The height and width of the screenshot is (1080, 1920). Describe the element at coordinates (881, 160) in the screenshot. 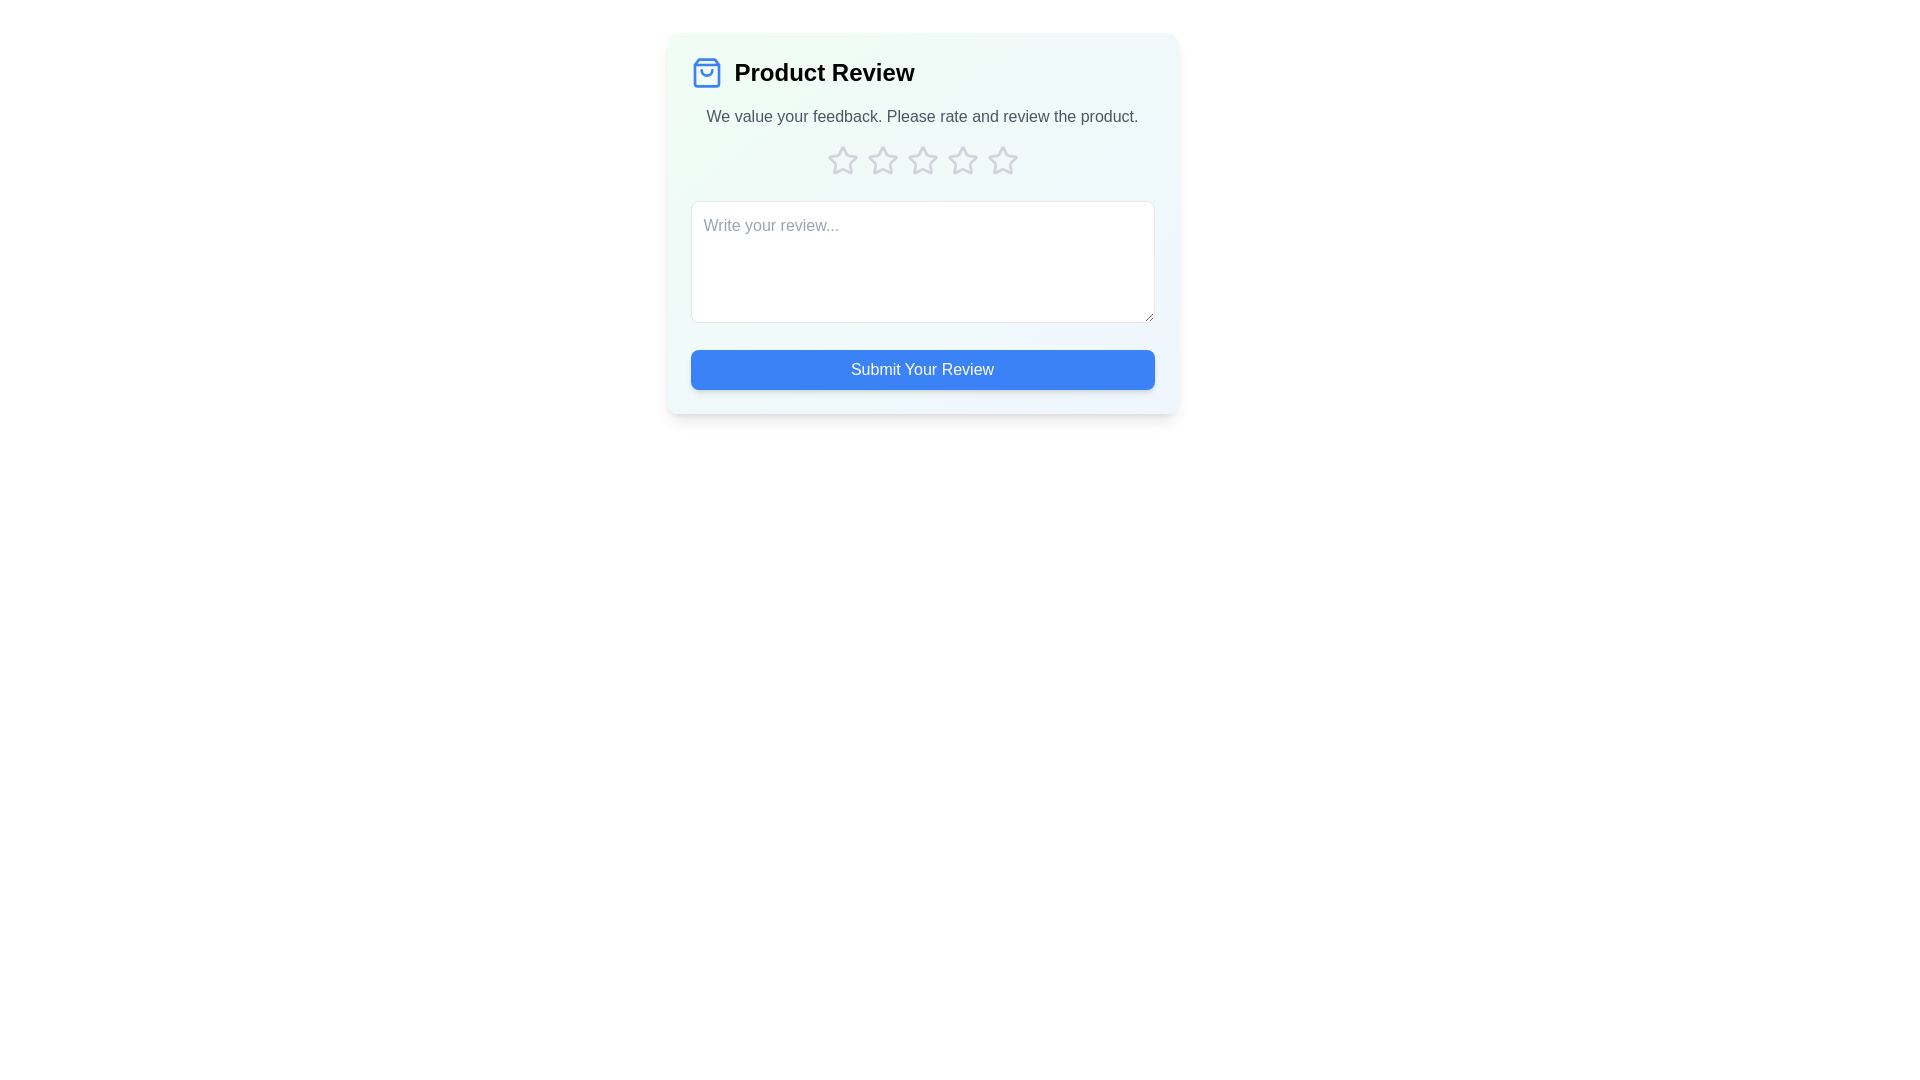

I see `the third star in the rating component` at that location.